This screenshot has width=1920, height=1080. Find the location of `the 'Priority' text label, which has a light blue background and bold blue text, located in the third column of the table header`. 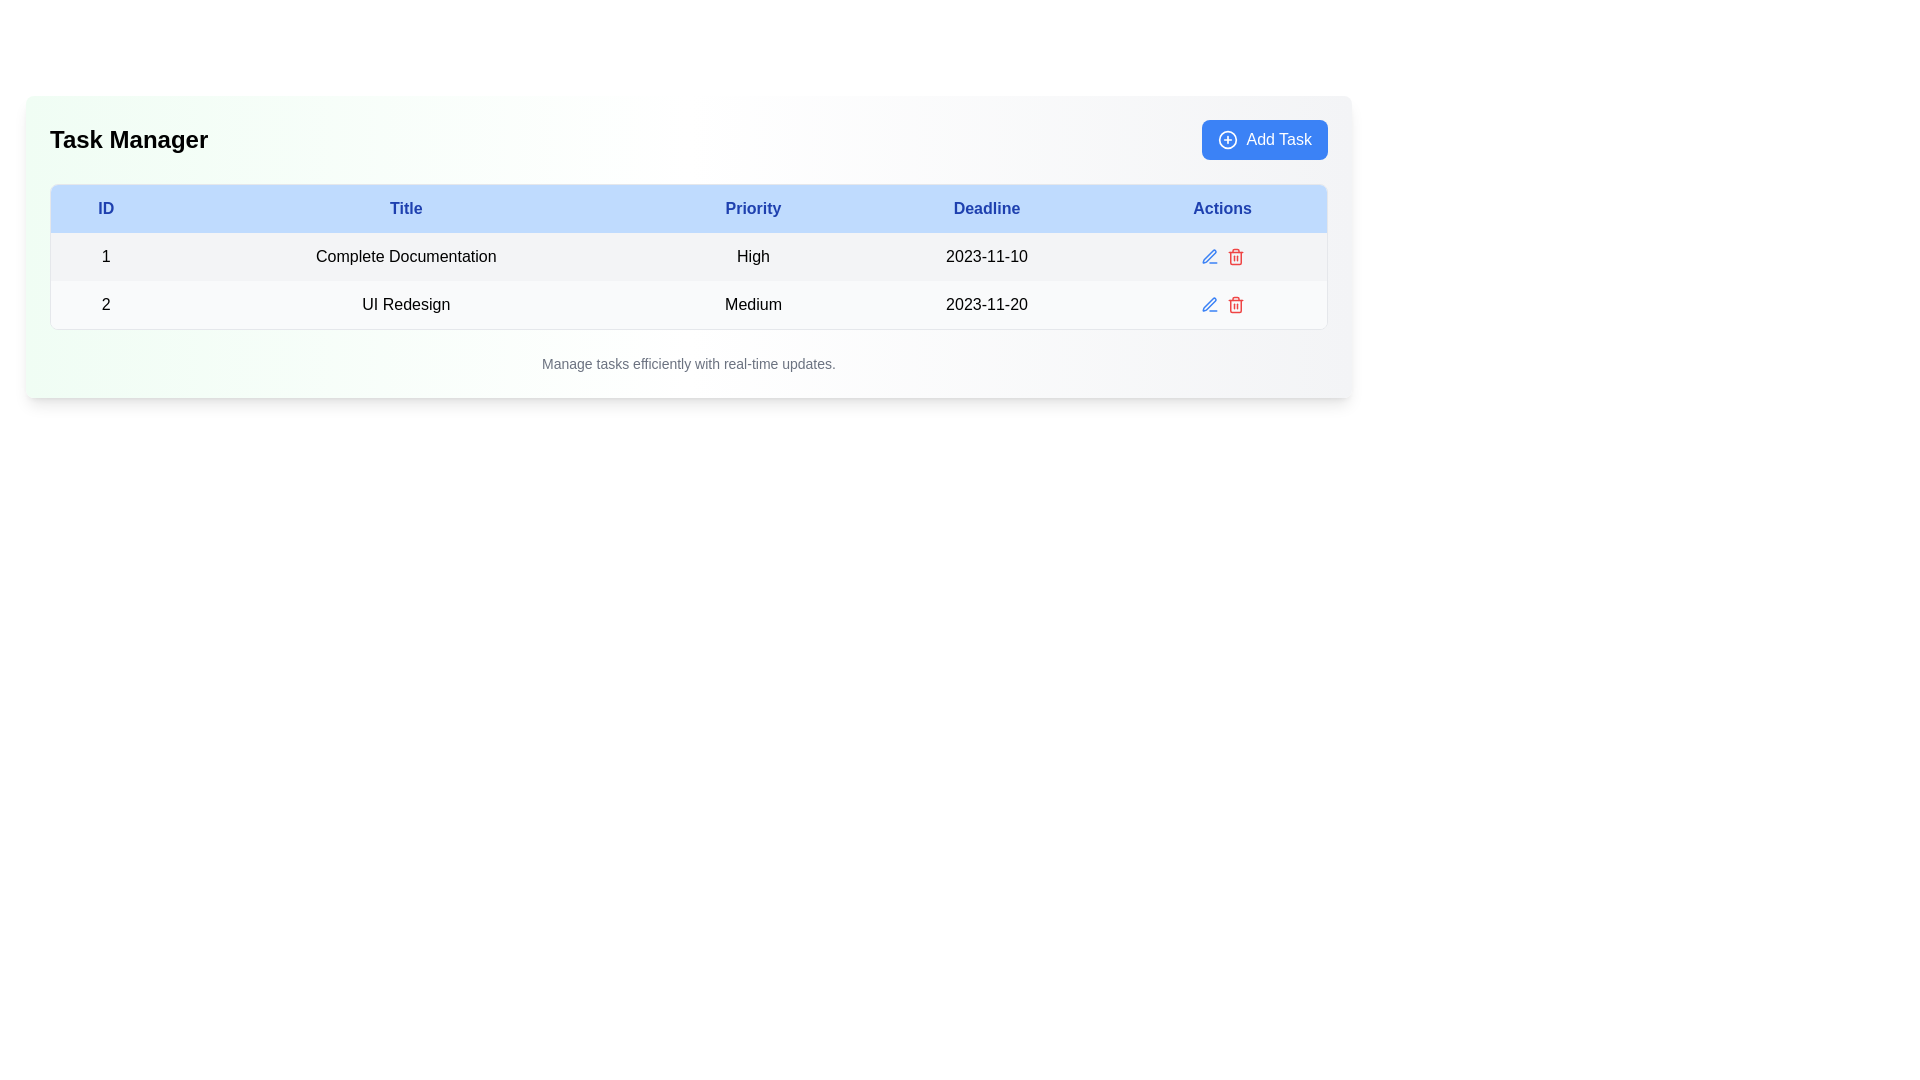

the 'Priority' text label, which has a light blue background and bold blue text, located in the third column of the table header is located at coordinates (752, 208).